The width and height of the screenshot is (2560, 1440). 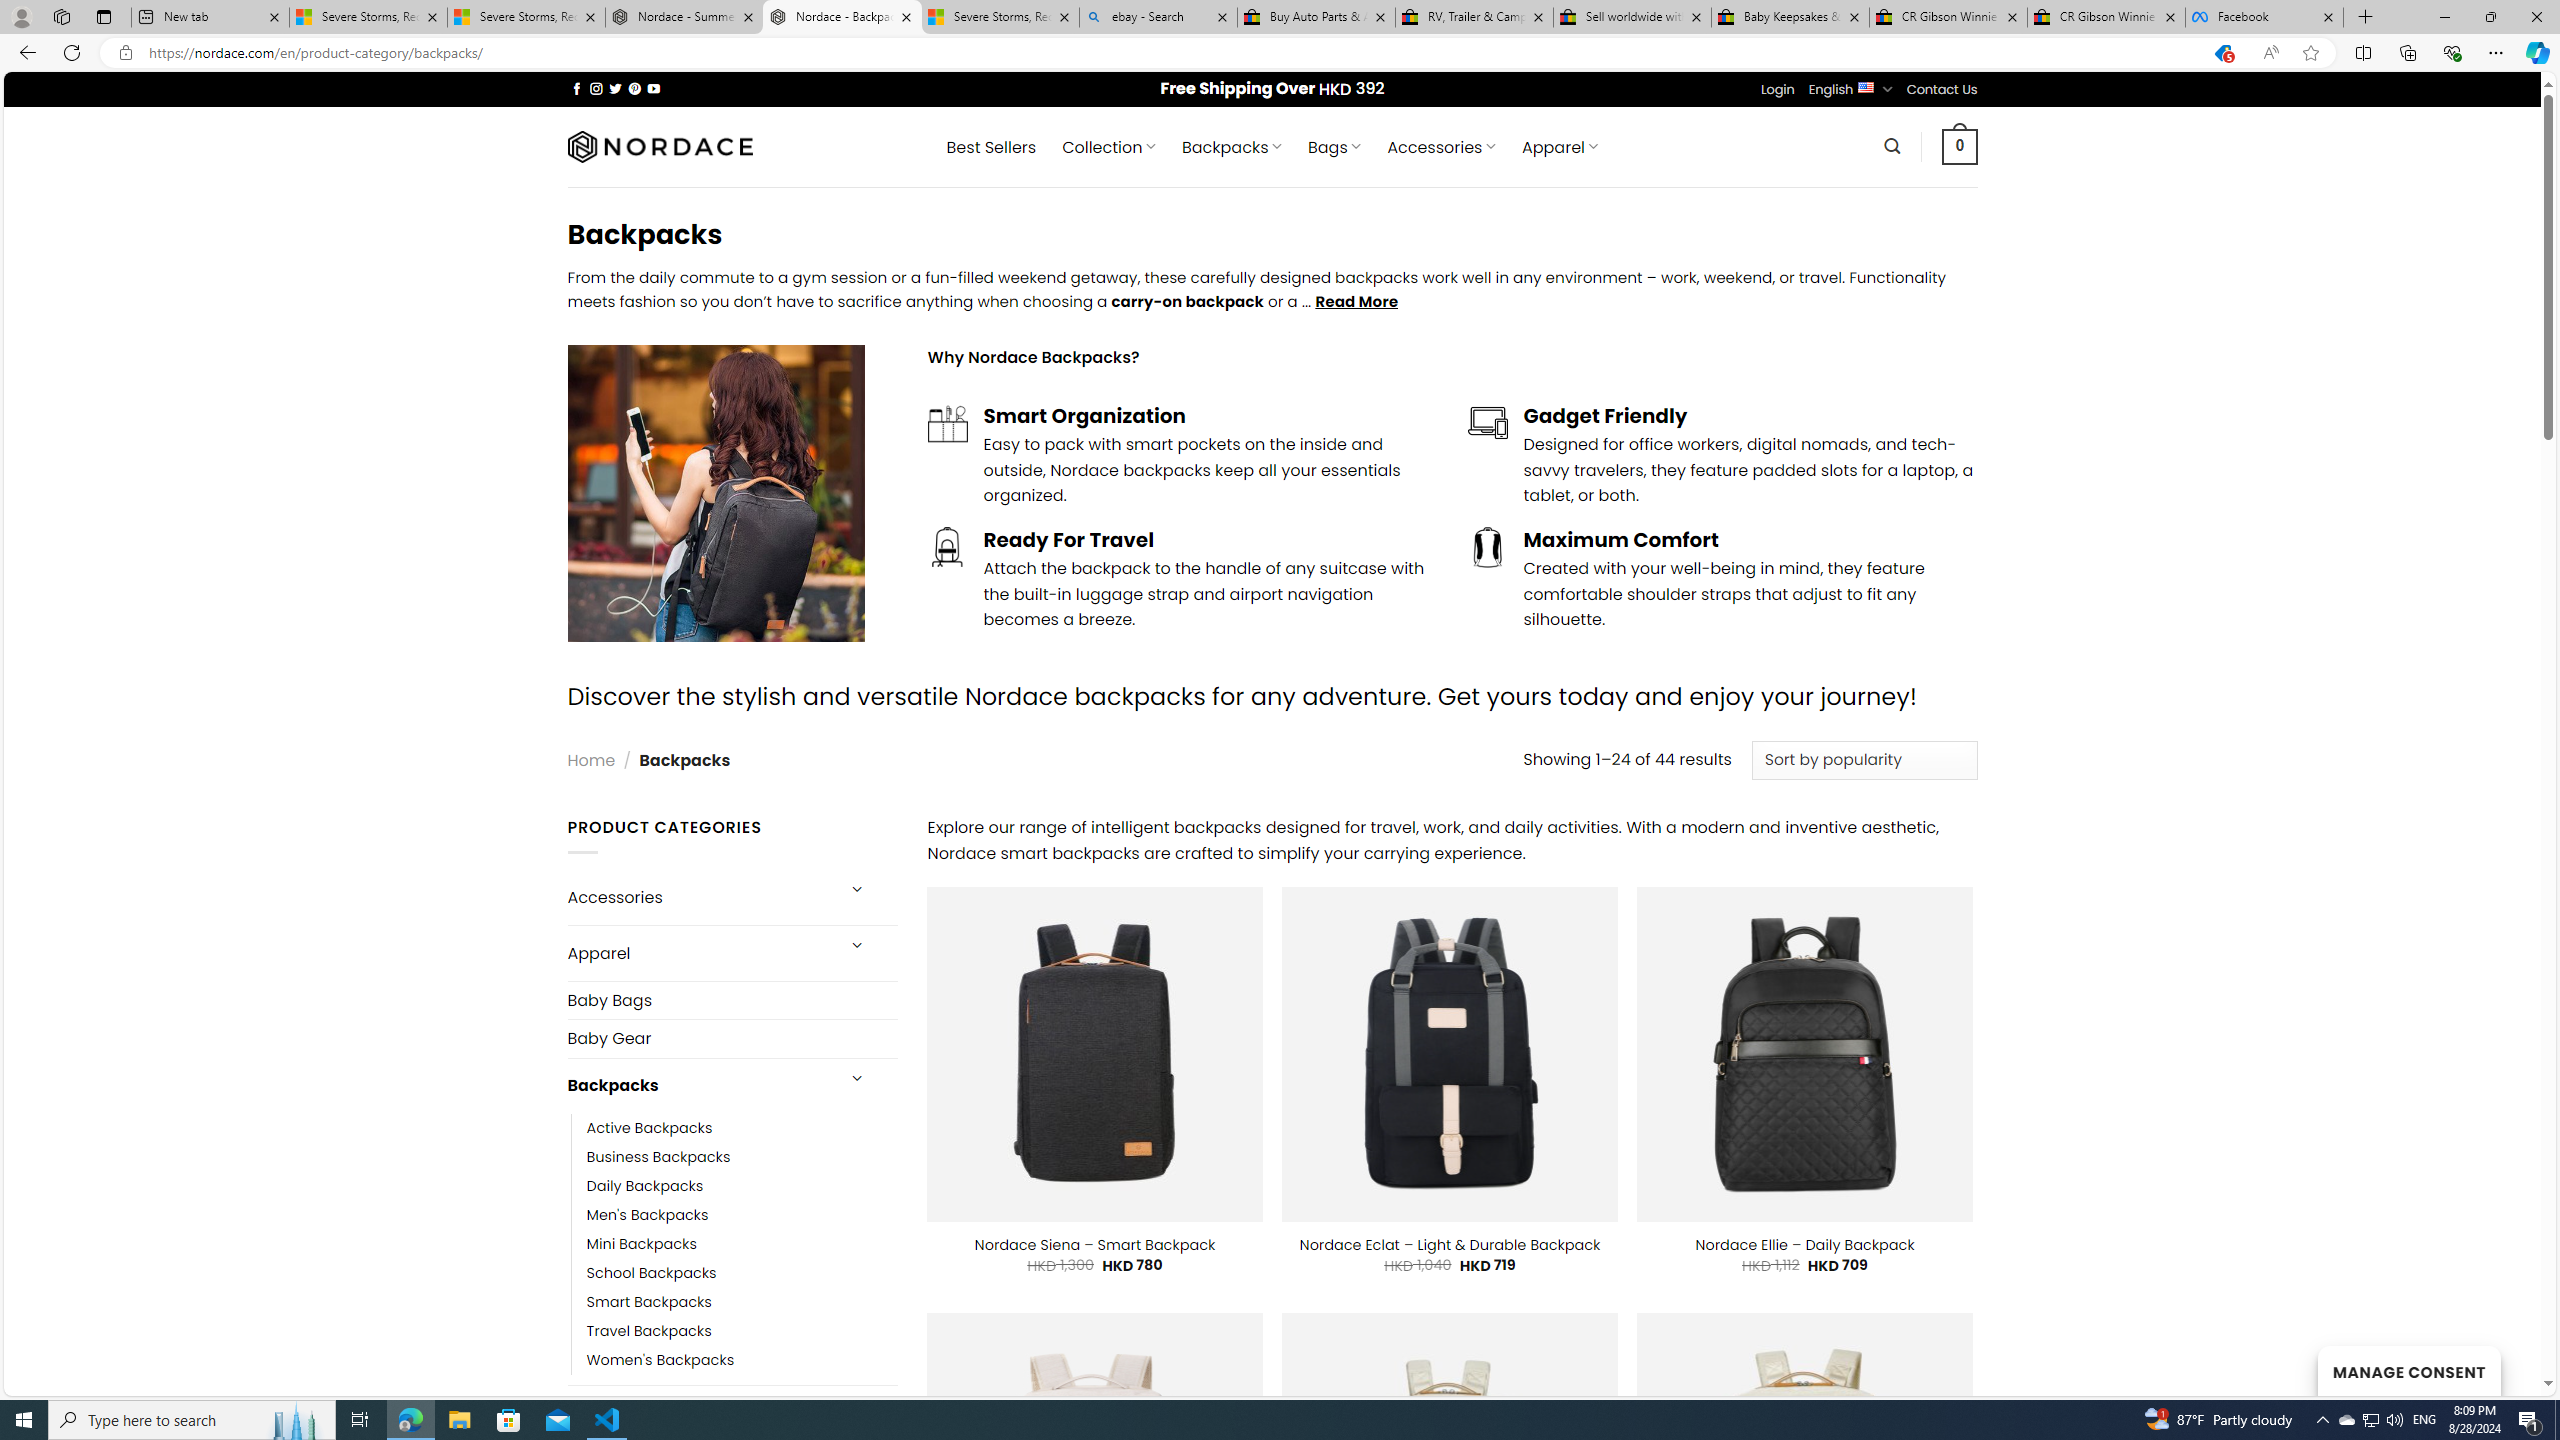 I want to click on 'Business Backpacks', so click(x=741, y=1156).